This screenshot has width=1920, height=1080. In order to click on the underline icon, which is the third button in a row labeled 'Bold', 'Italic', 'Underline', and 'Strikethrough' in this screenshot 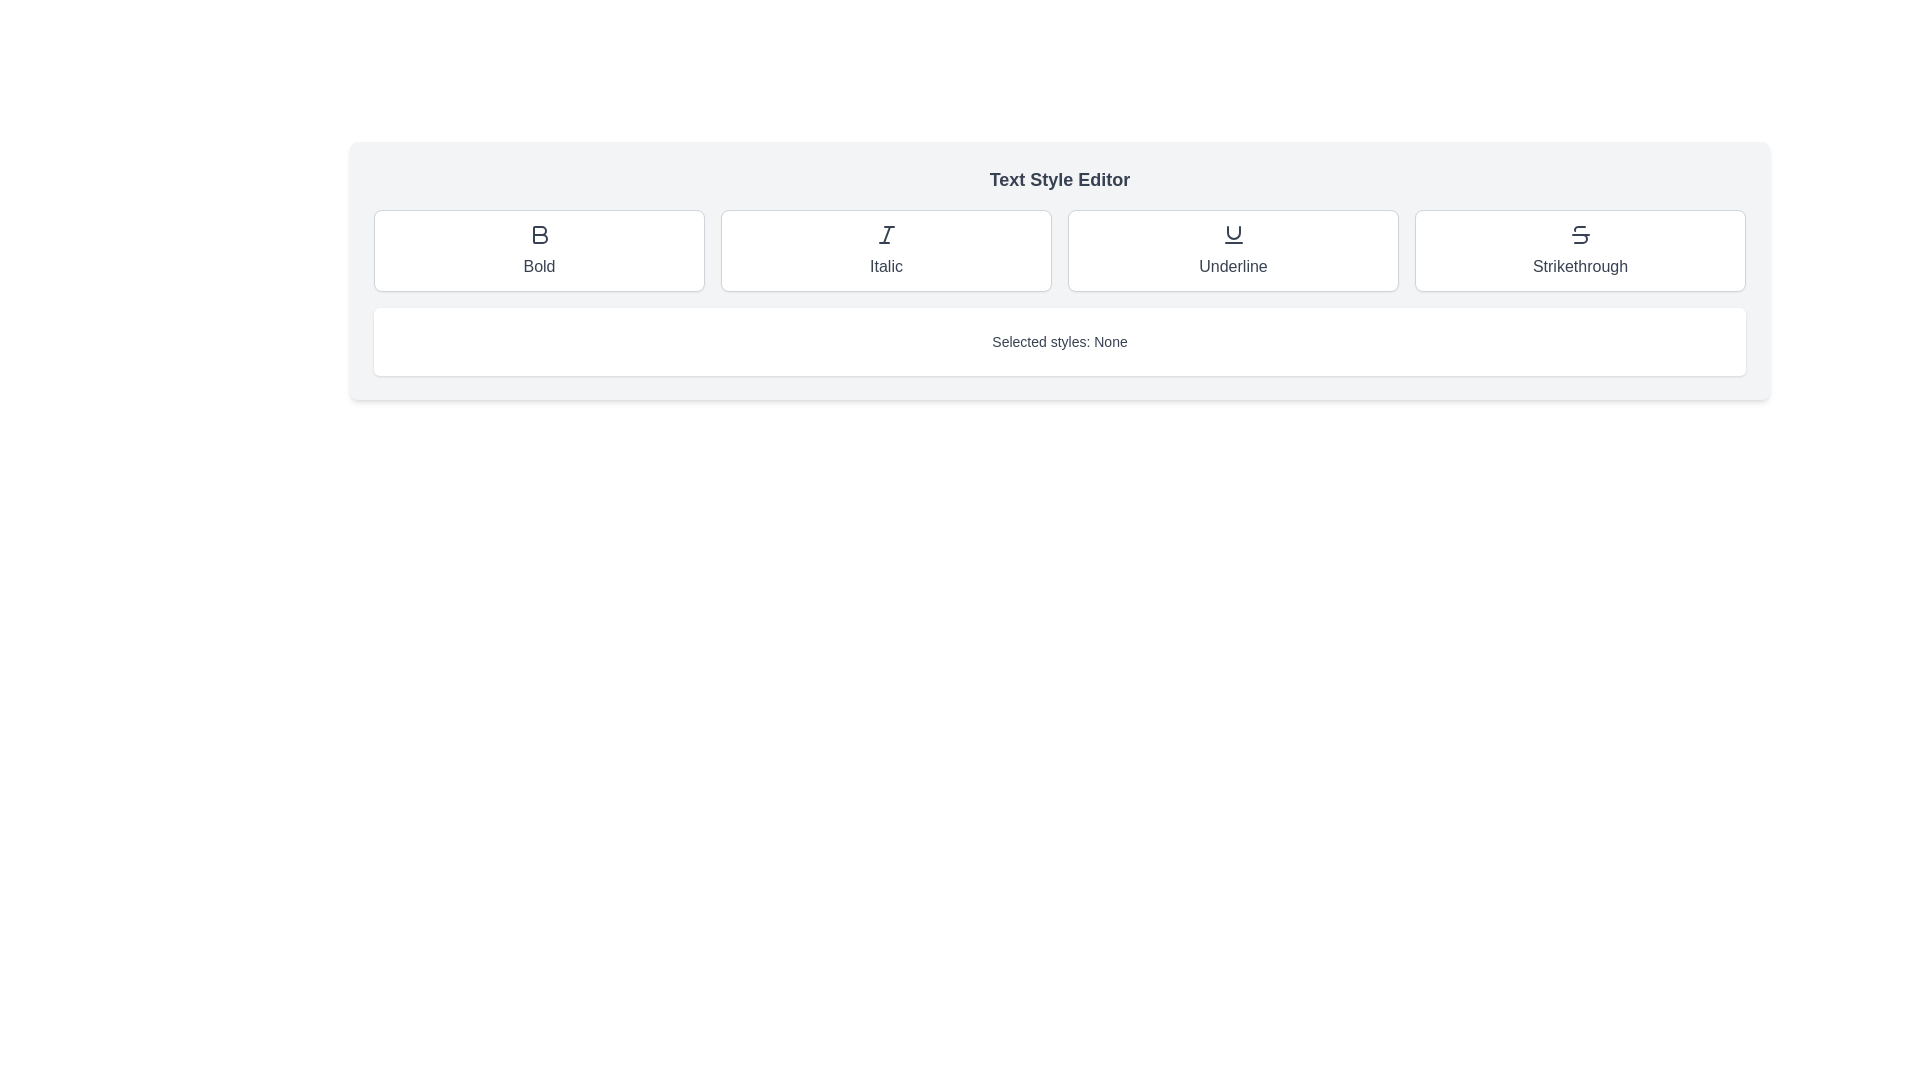, I will do `click(1232, 234)`.